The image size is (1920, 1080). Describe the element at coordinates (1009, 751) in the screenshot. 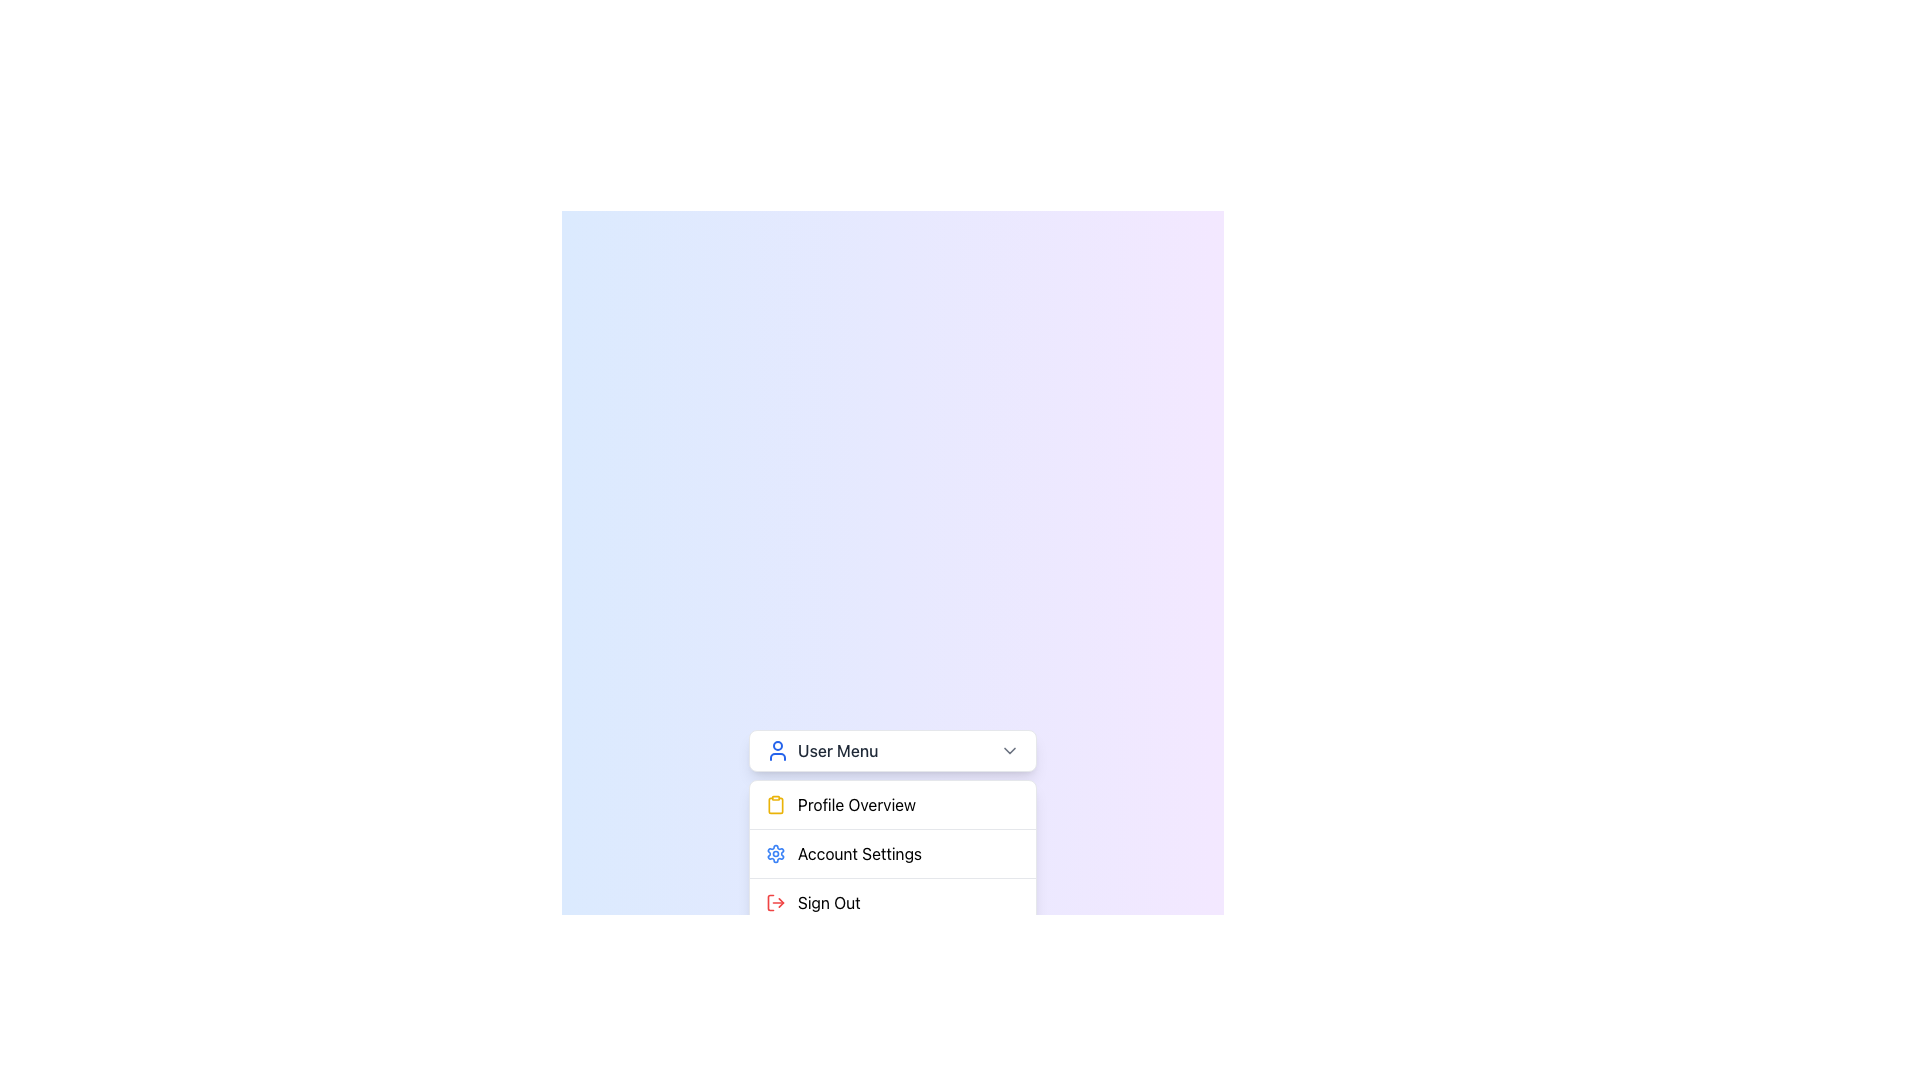

I see `the downward-facing chevron icon, which is located to the right of the 'User Menu' text` at that location.